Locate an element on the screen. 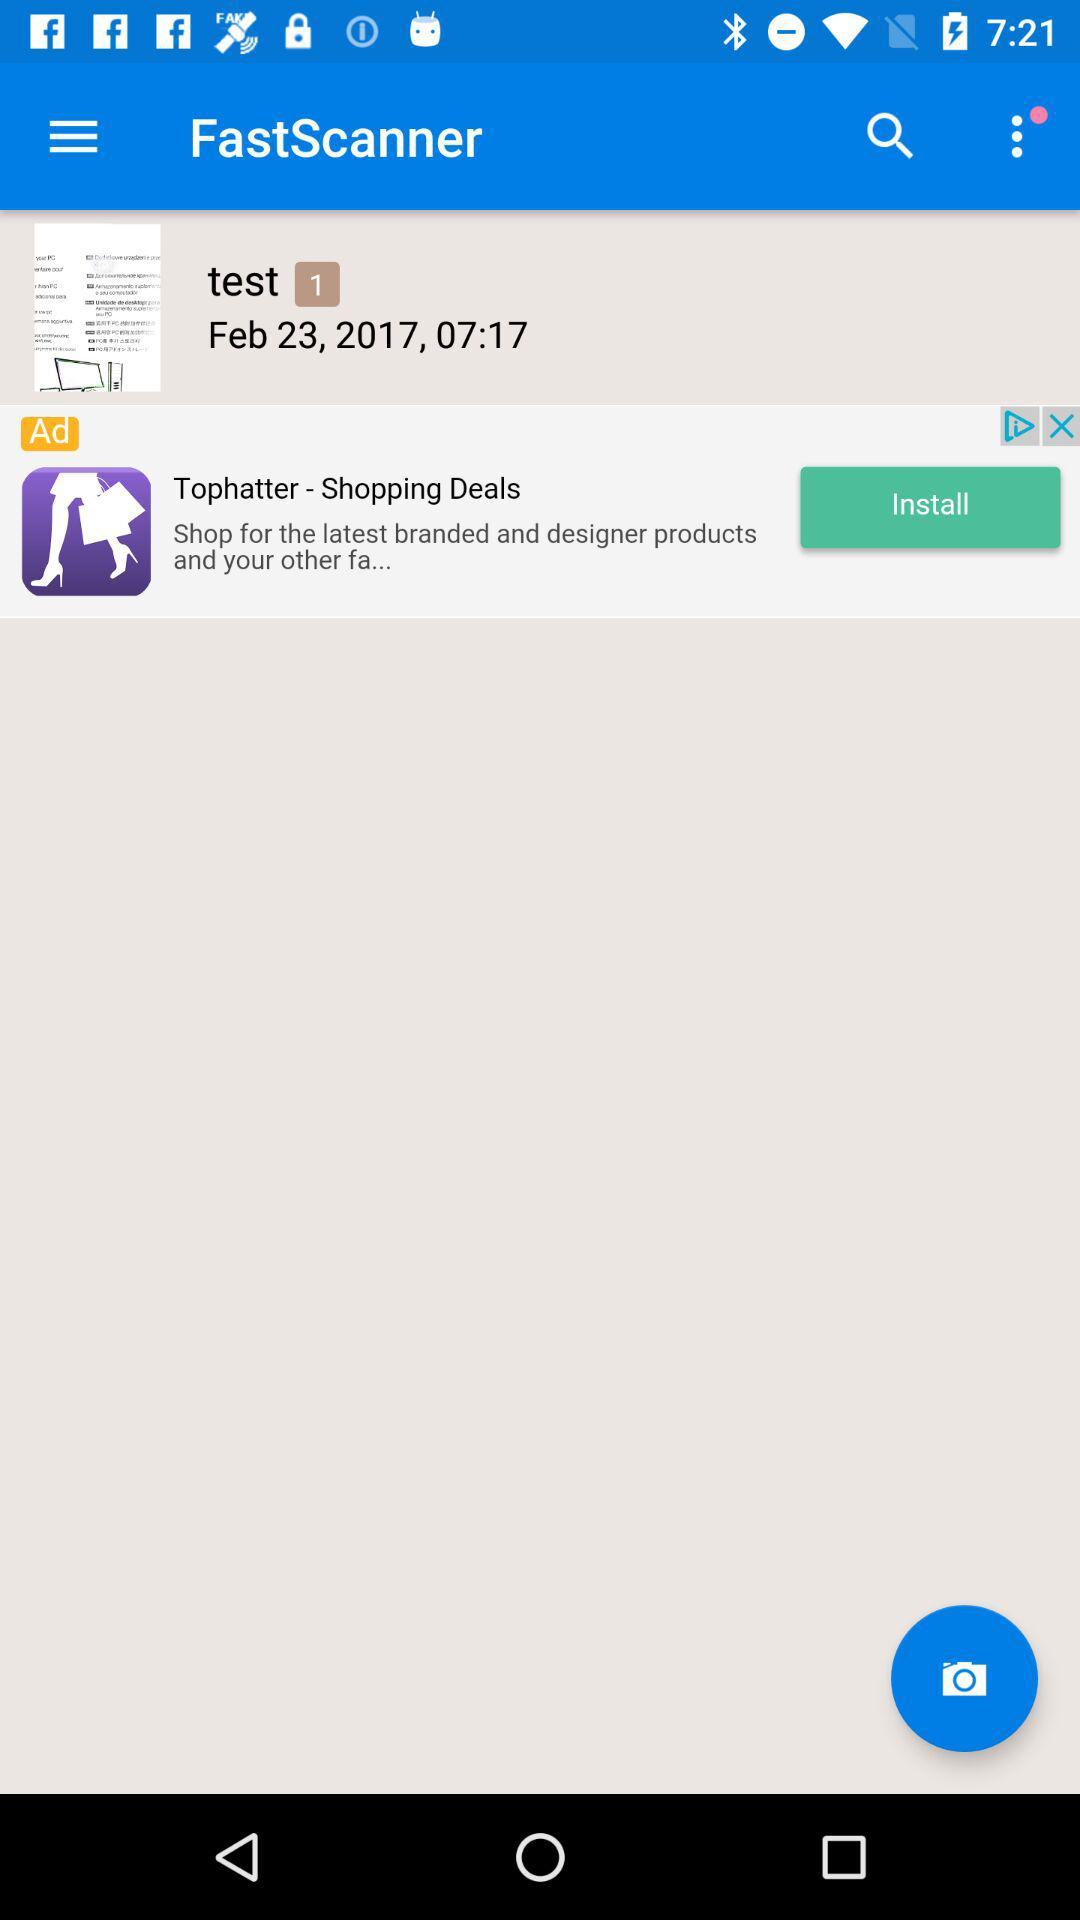  the app is located at coordinates (540, 511).